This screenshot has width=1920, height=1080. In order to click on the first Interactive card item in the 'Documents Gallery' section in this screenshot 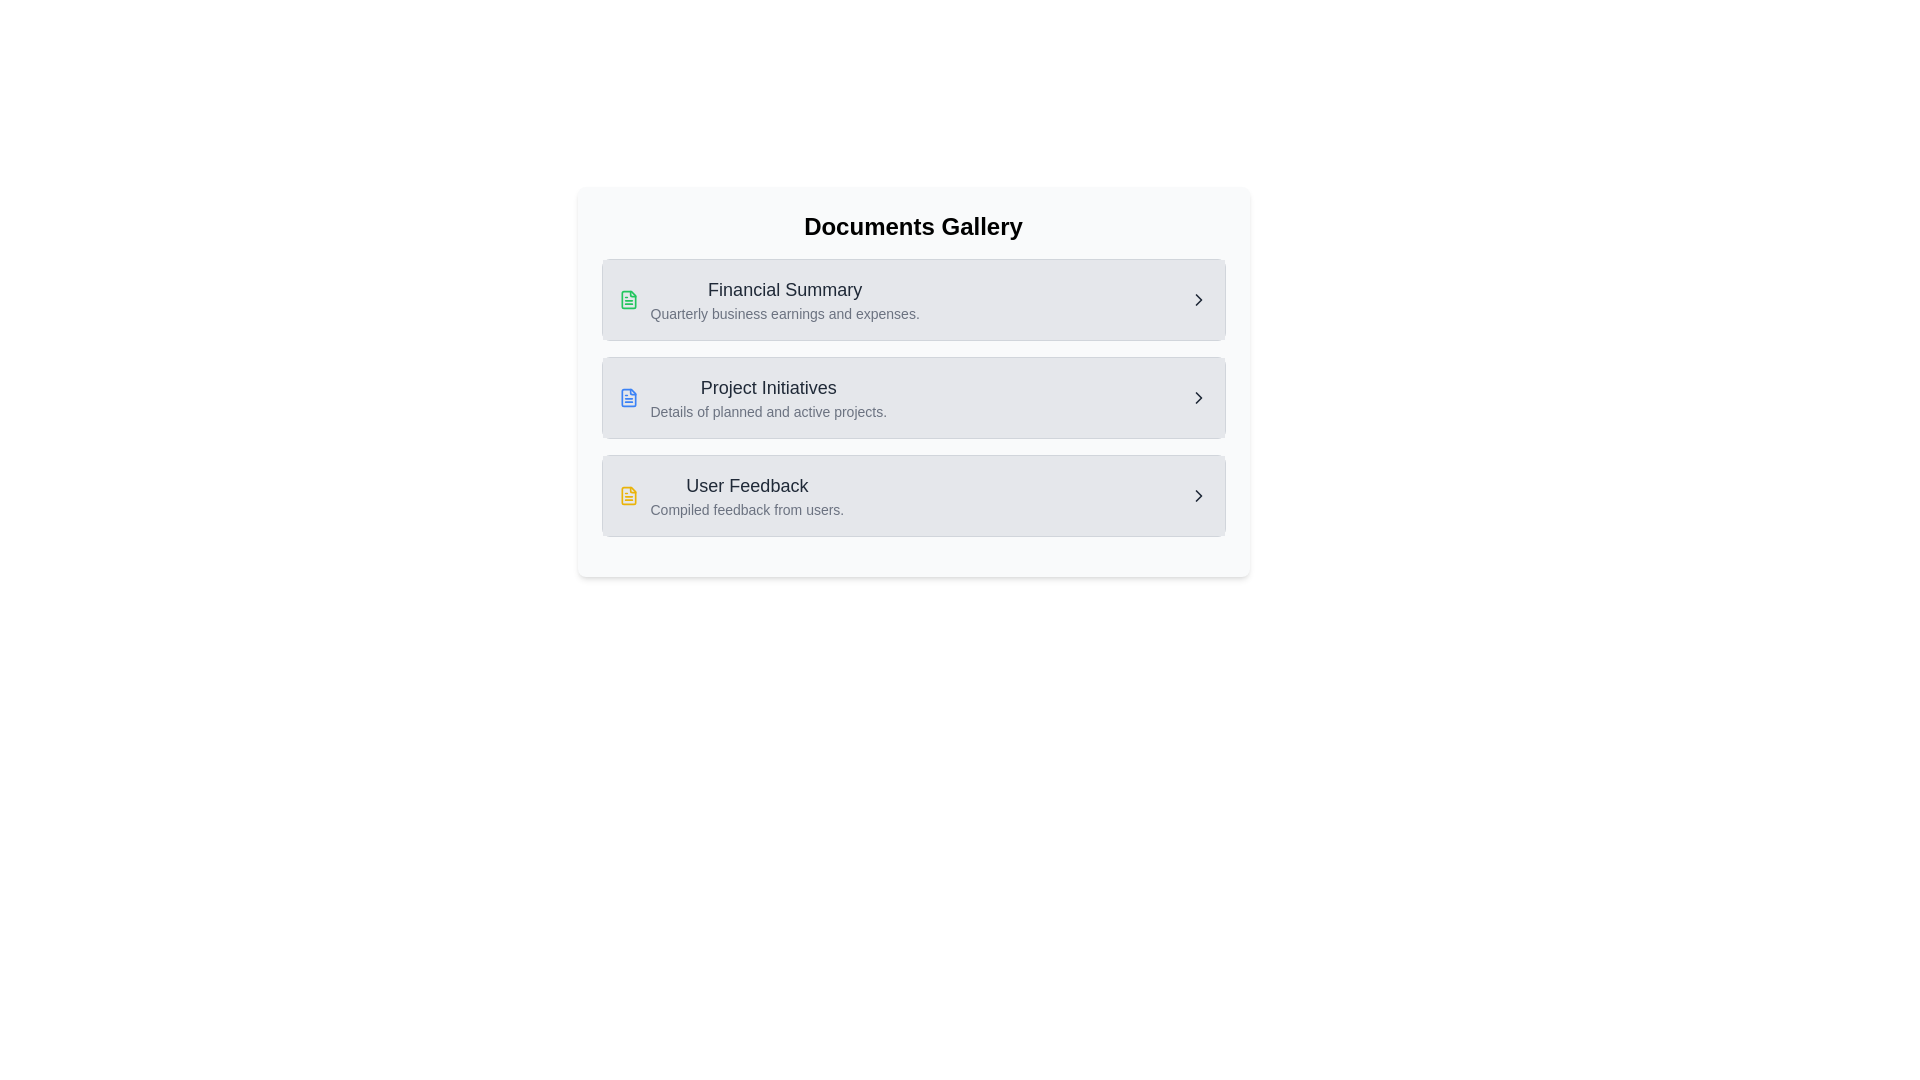, I will do `click(912, 300)`.